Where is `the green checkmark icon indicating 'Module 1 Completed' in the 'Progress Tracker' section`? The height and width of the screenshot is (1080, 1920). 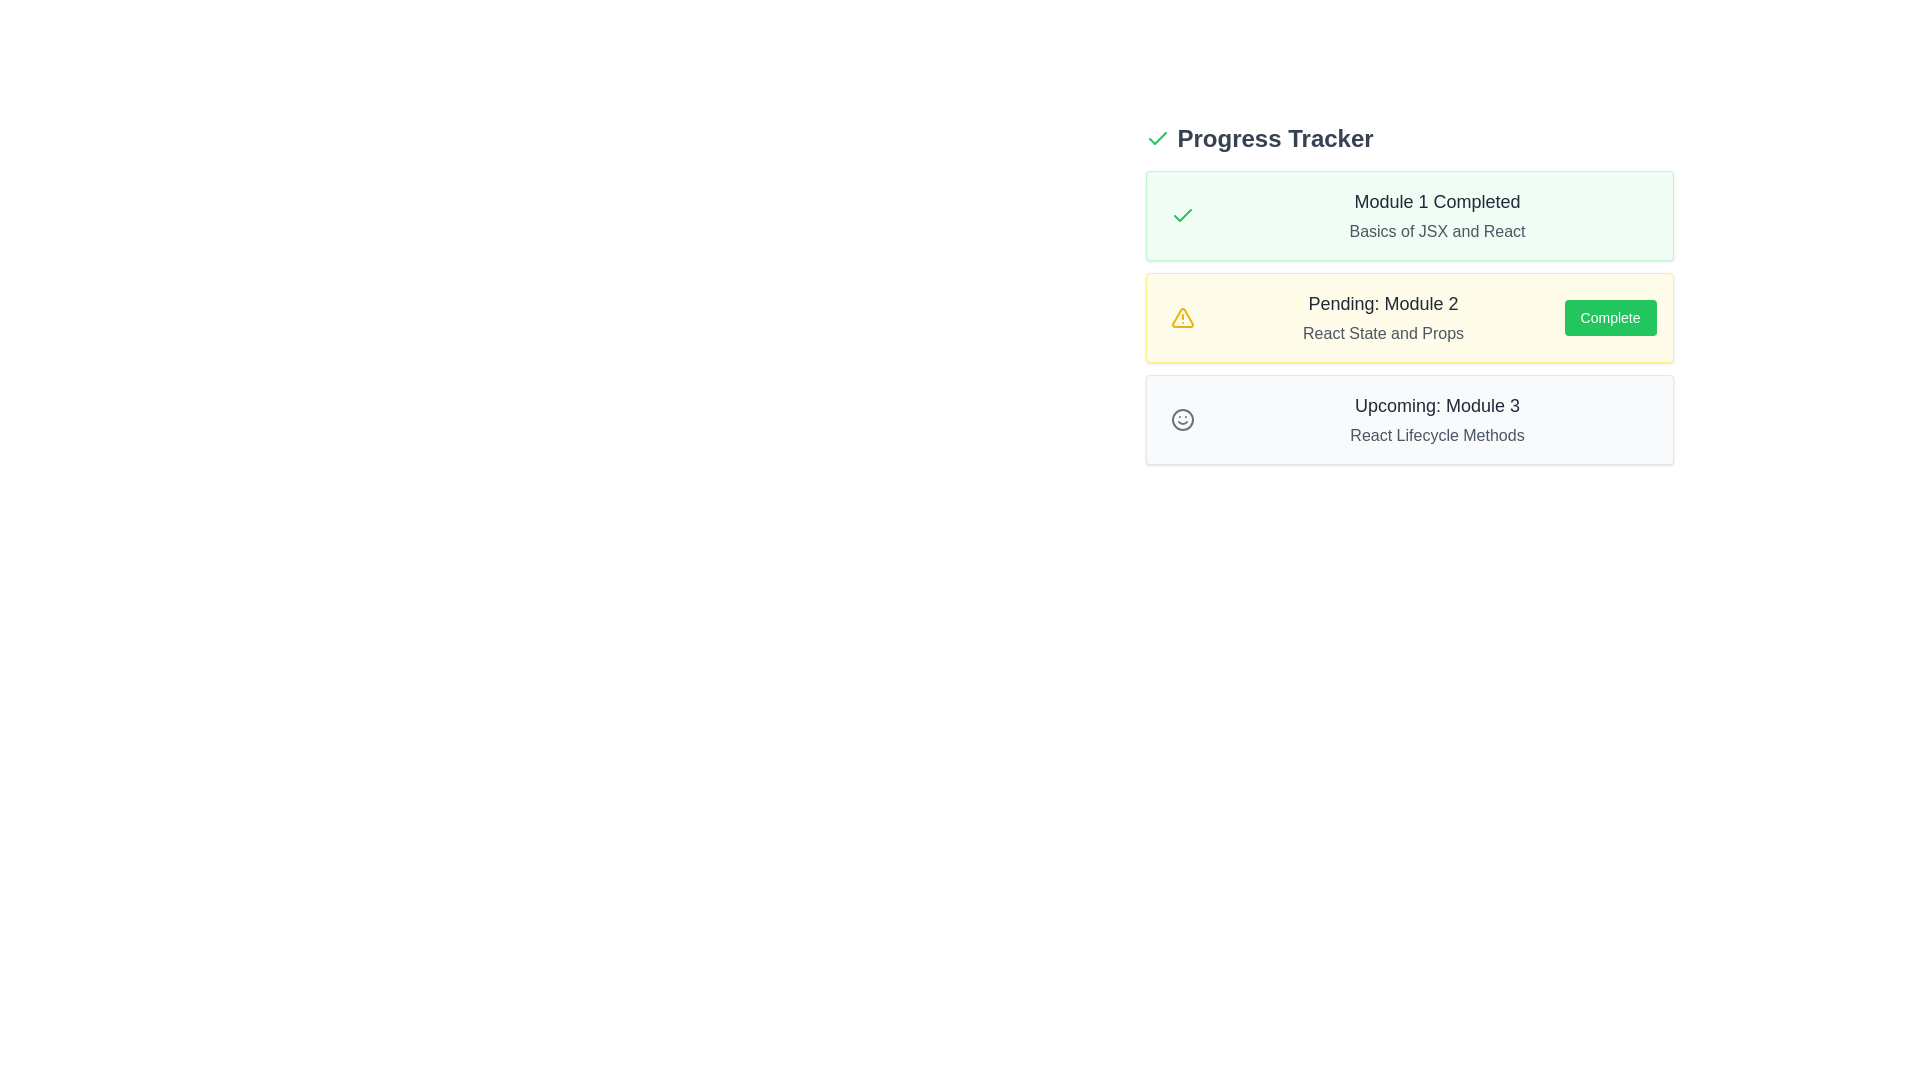 the green checkmark icon indicating 'Module 1 Completed' in the 'Progress Tracker' section is located at coordinates (1182, 216).